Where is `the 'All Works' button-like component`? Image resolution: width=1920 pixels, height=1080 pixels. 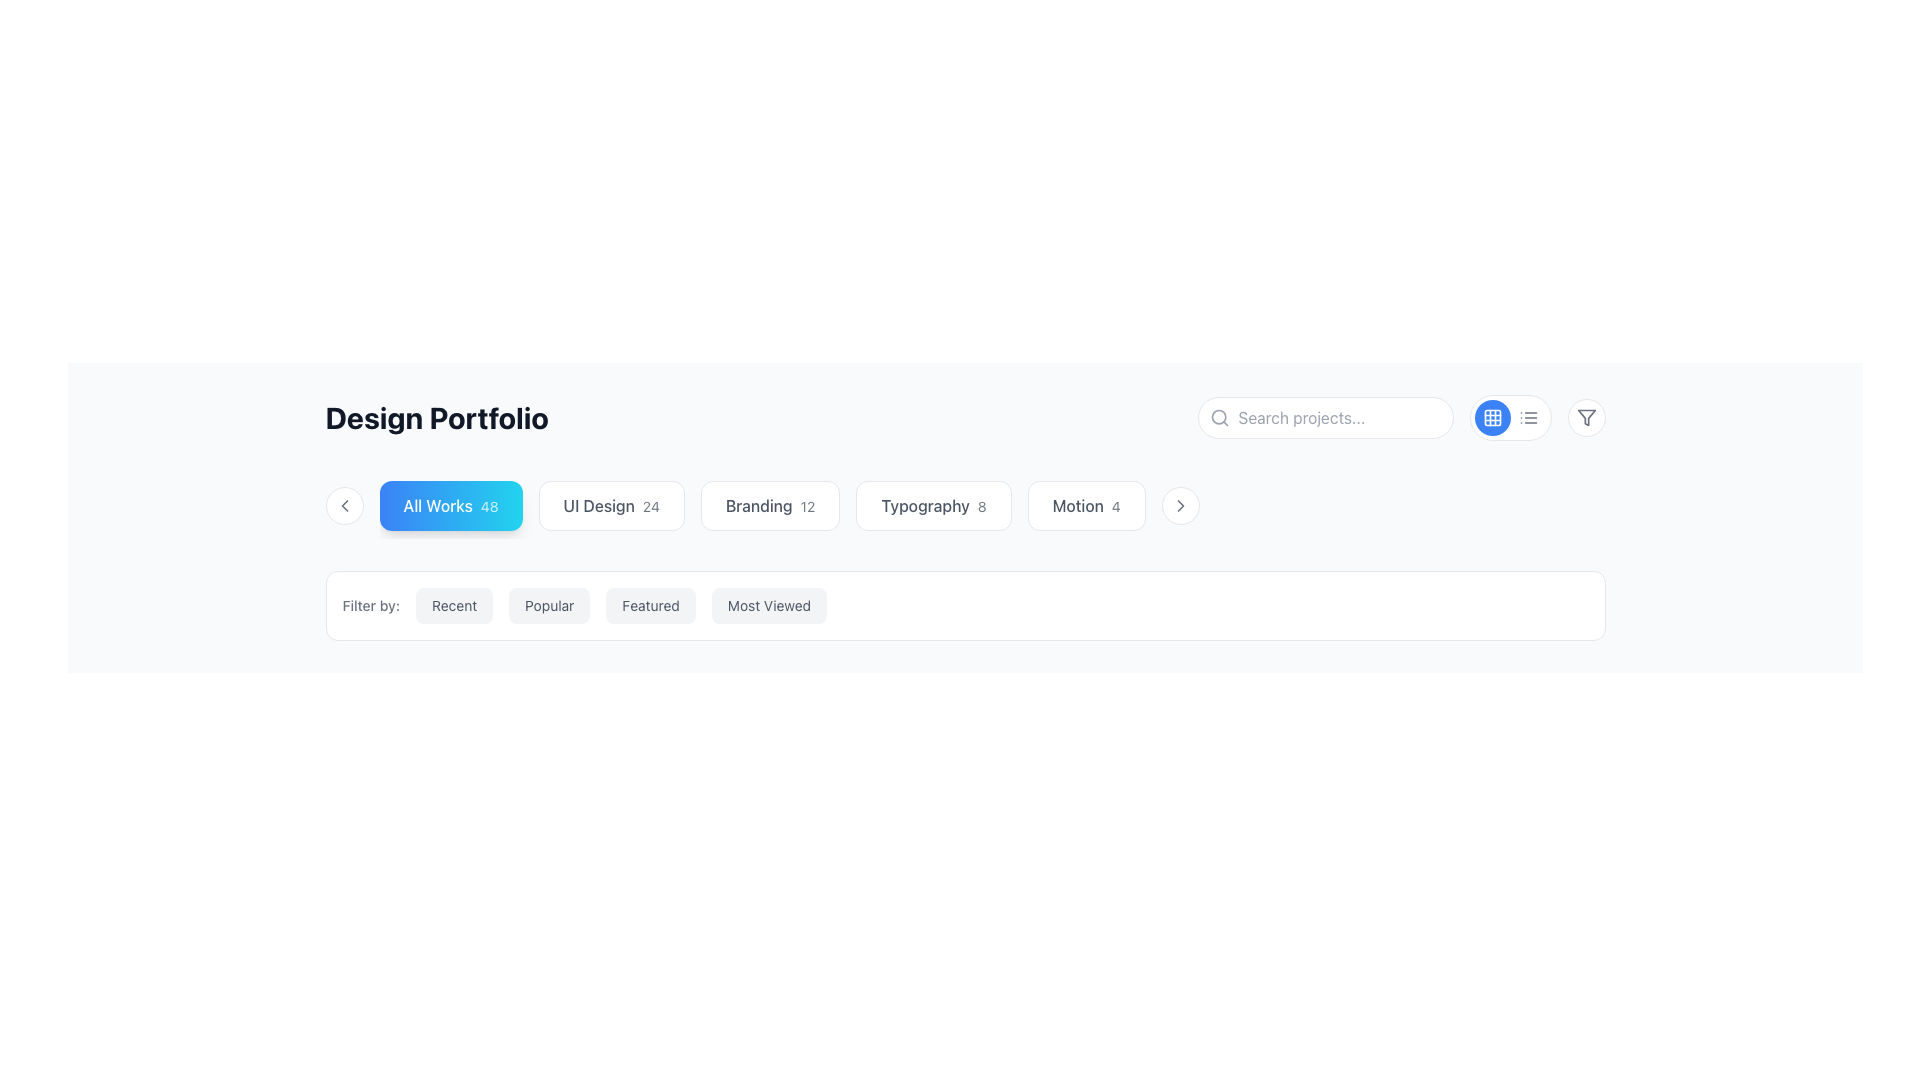 the 'All Works' button-like component is located at coordinates (437, 504).